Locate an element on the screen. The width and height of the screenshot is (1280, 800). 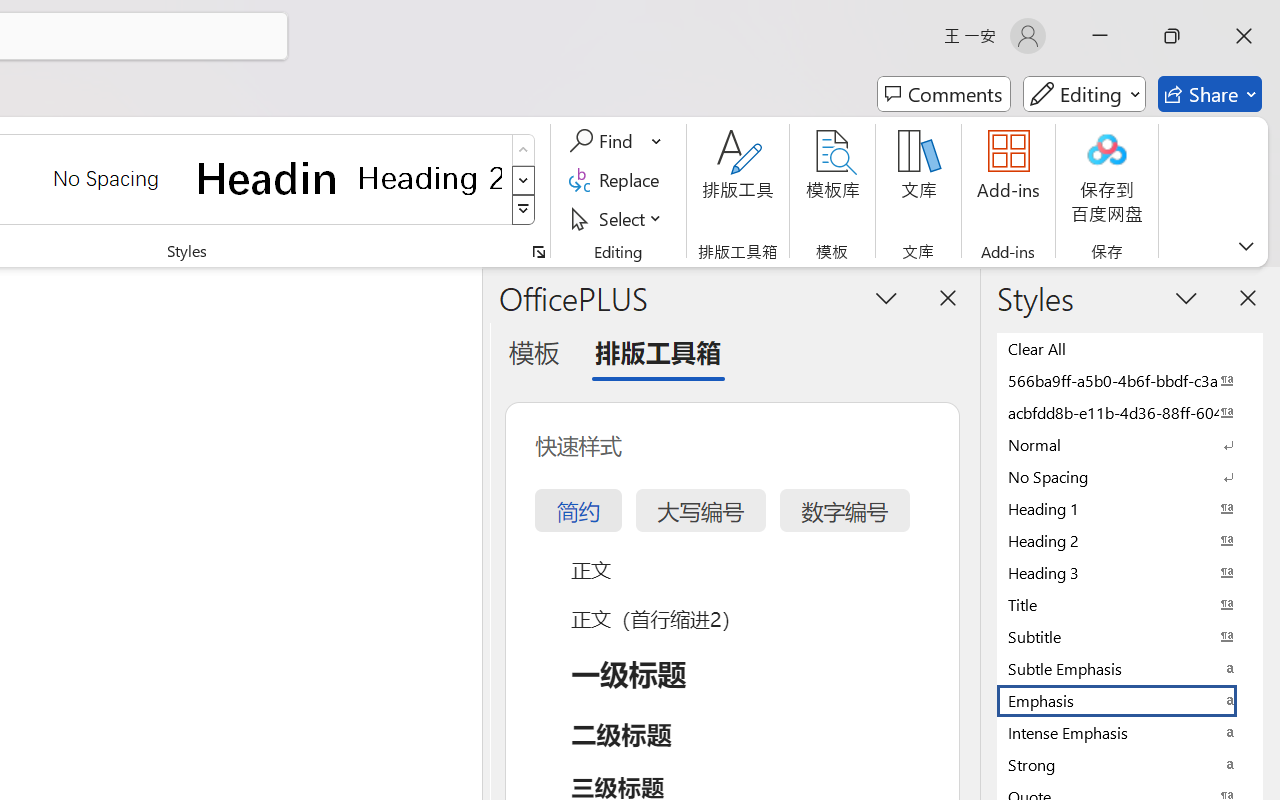
'Replace...' is located at coordinates (616, 179).